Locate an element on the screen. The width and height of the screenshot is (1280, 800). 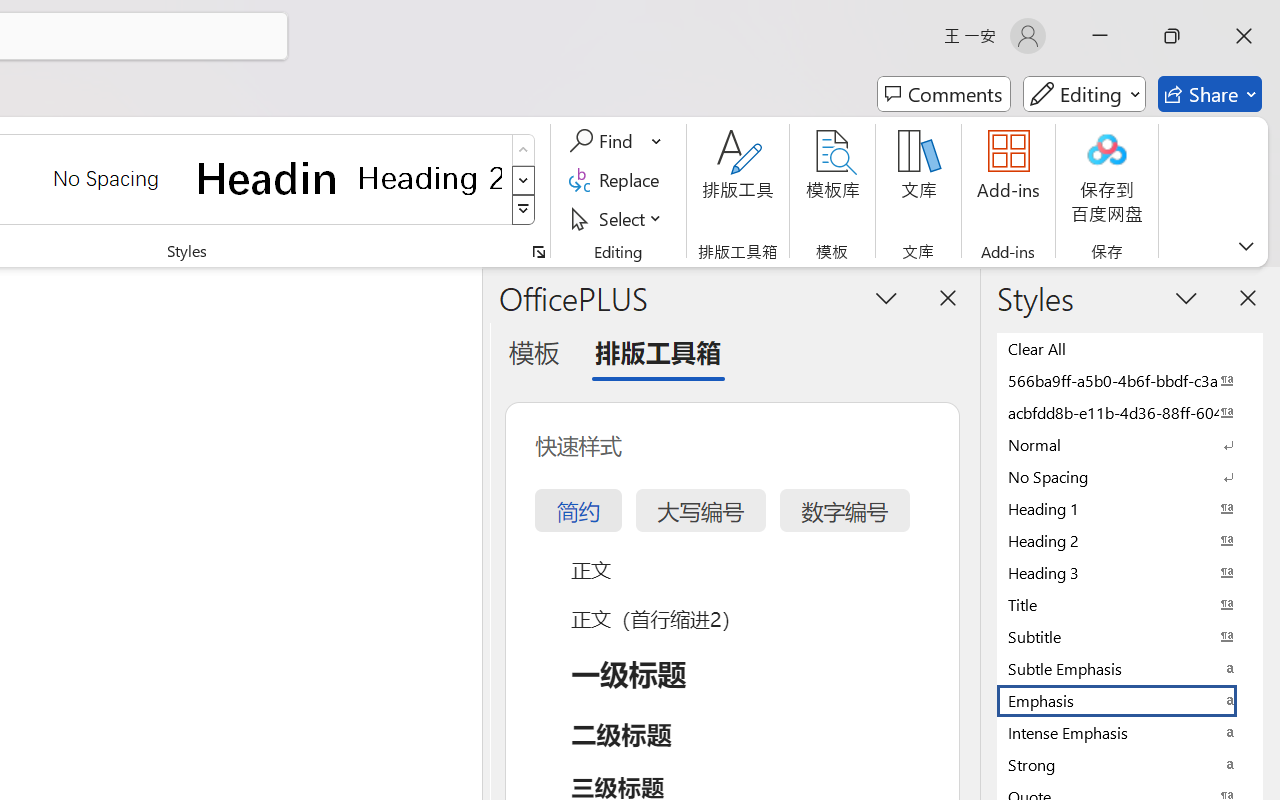
'Replace...' is located at coordinates (616, 179).